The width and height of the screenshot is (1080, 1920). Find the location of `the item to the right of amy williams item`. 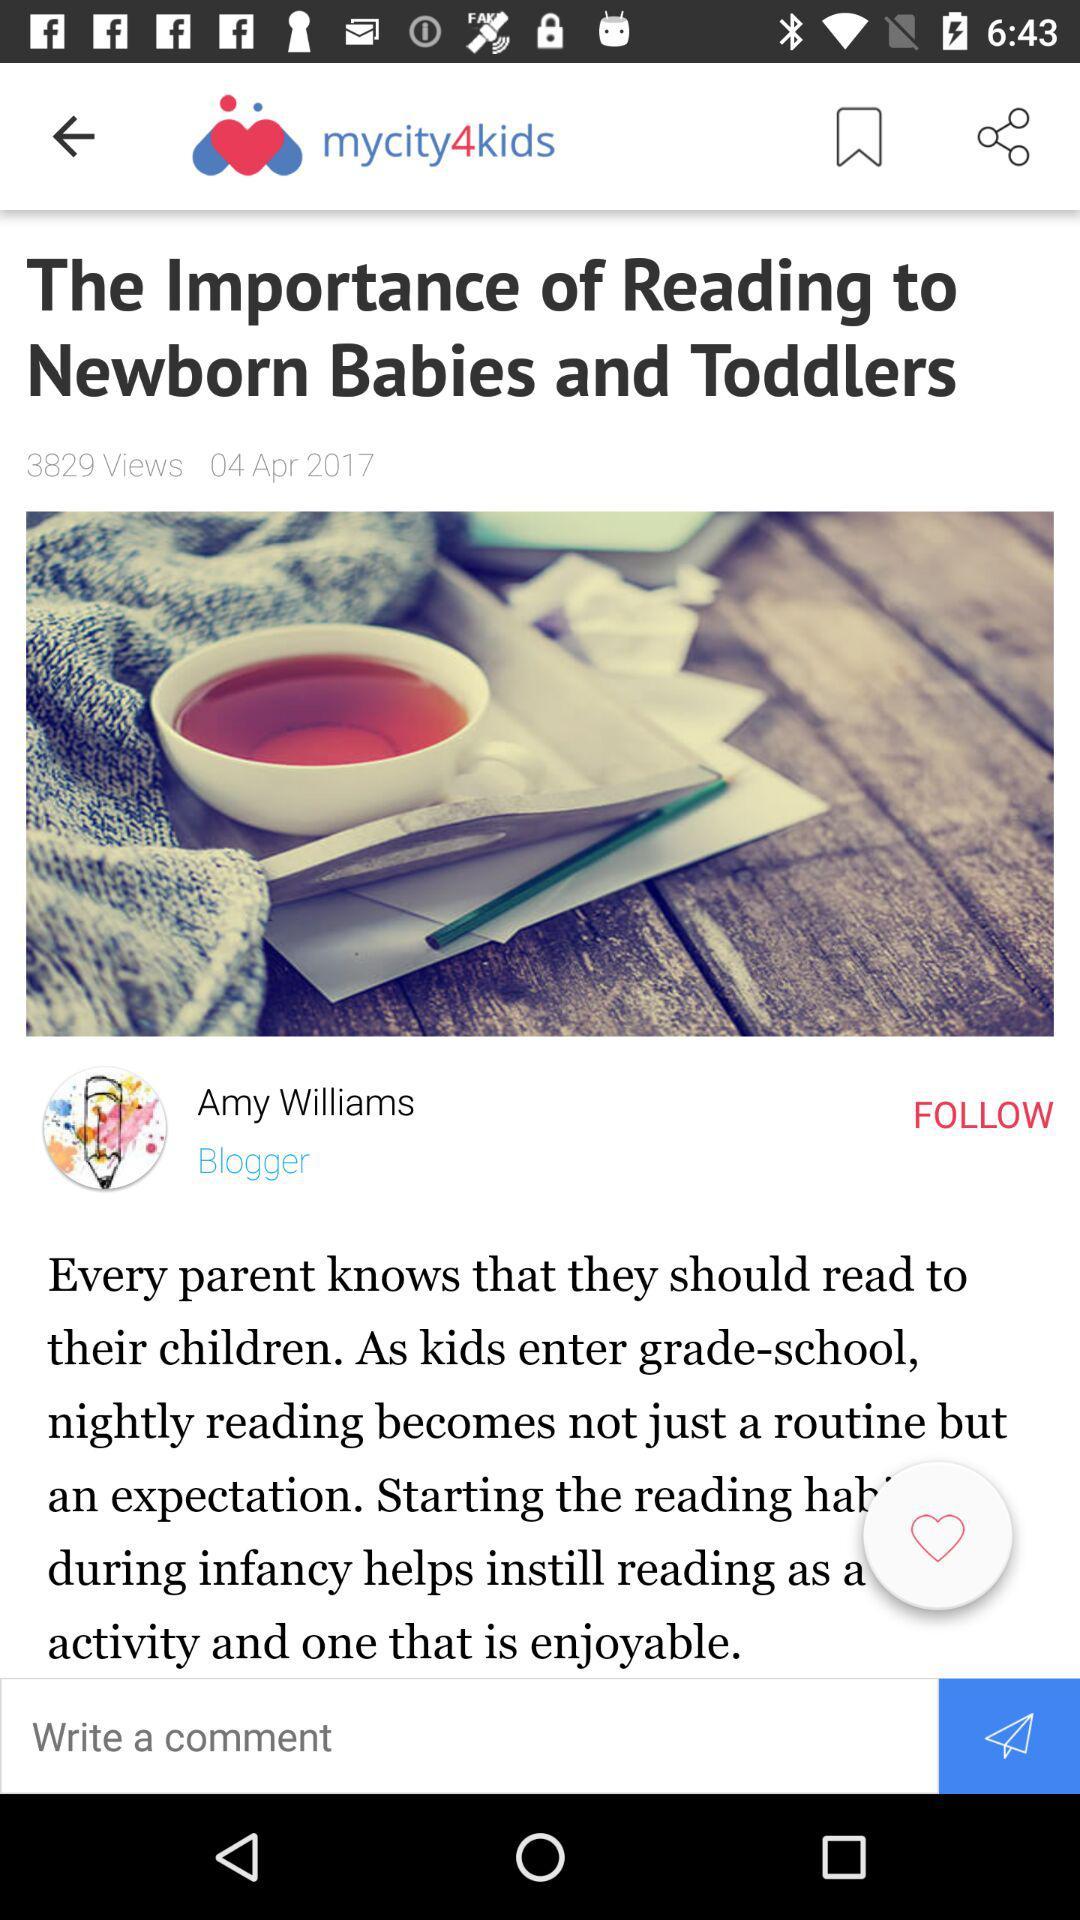

the item to the right of amy williams item is located at coordinates (982, 1112).